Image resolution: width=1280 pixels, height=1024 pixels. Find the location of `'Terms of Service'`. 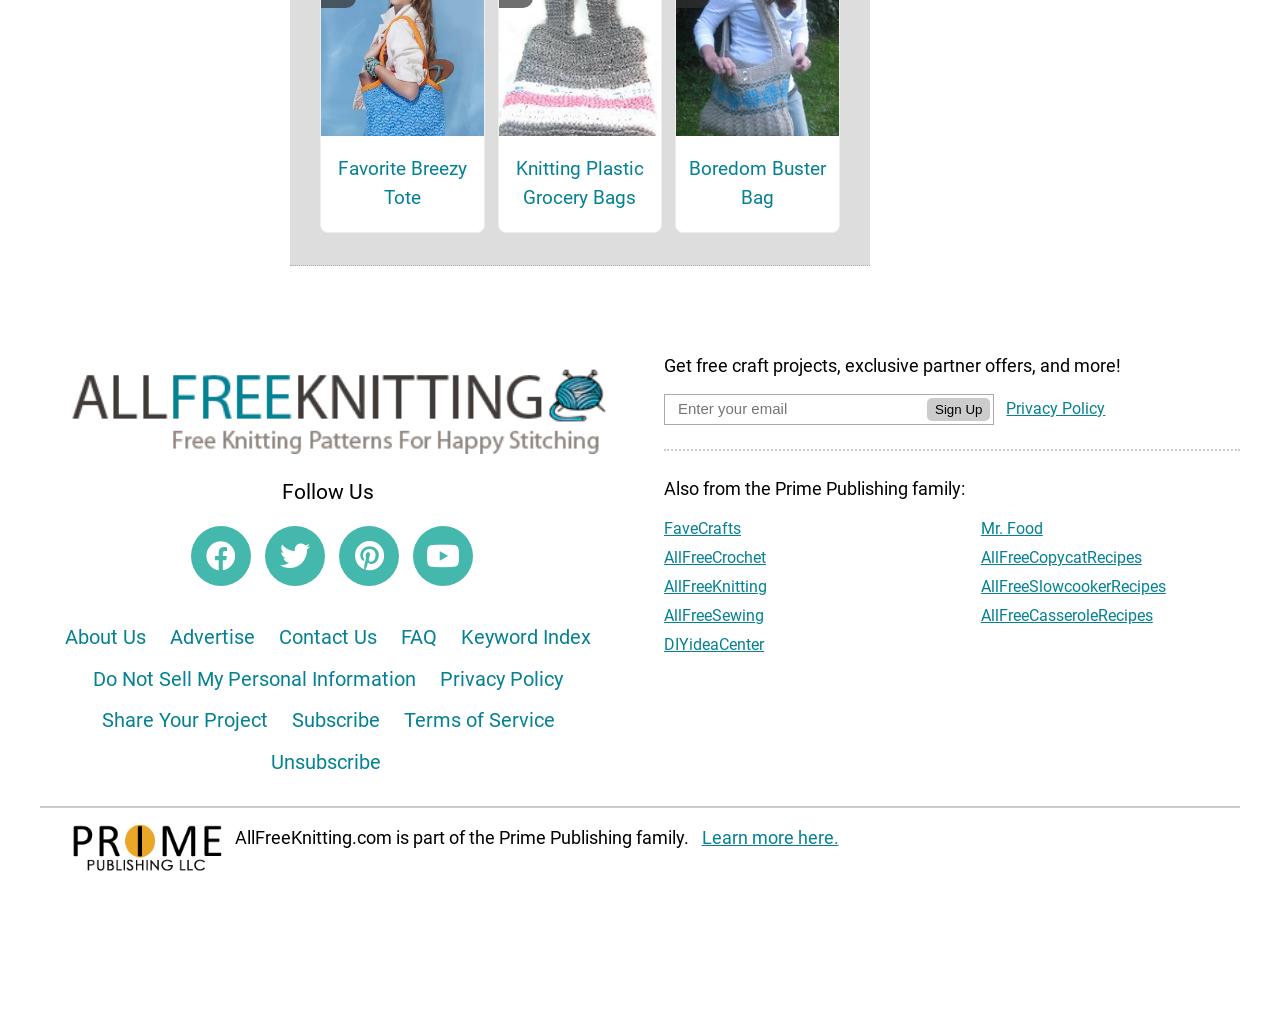

'Terms of Service' is located at coordinates (477, 747).